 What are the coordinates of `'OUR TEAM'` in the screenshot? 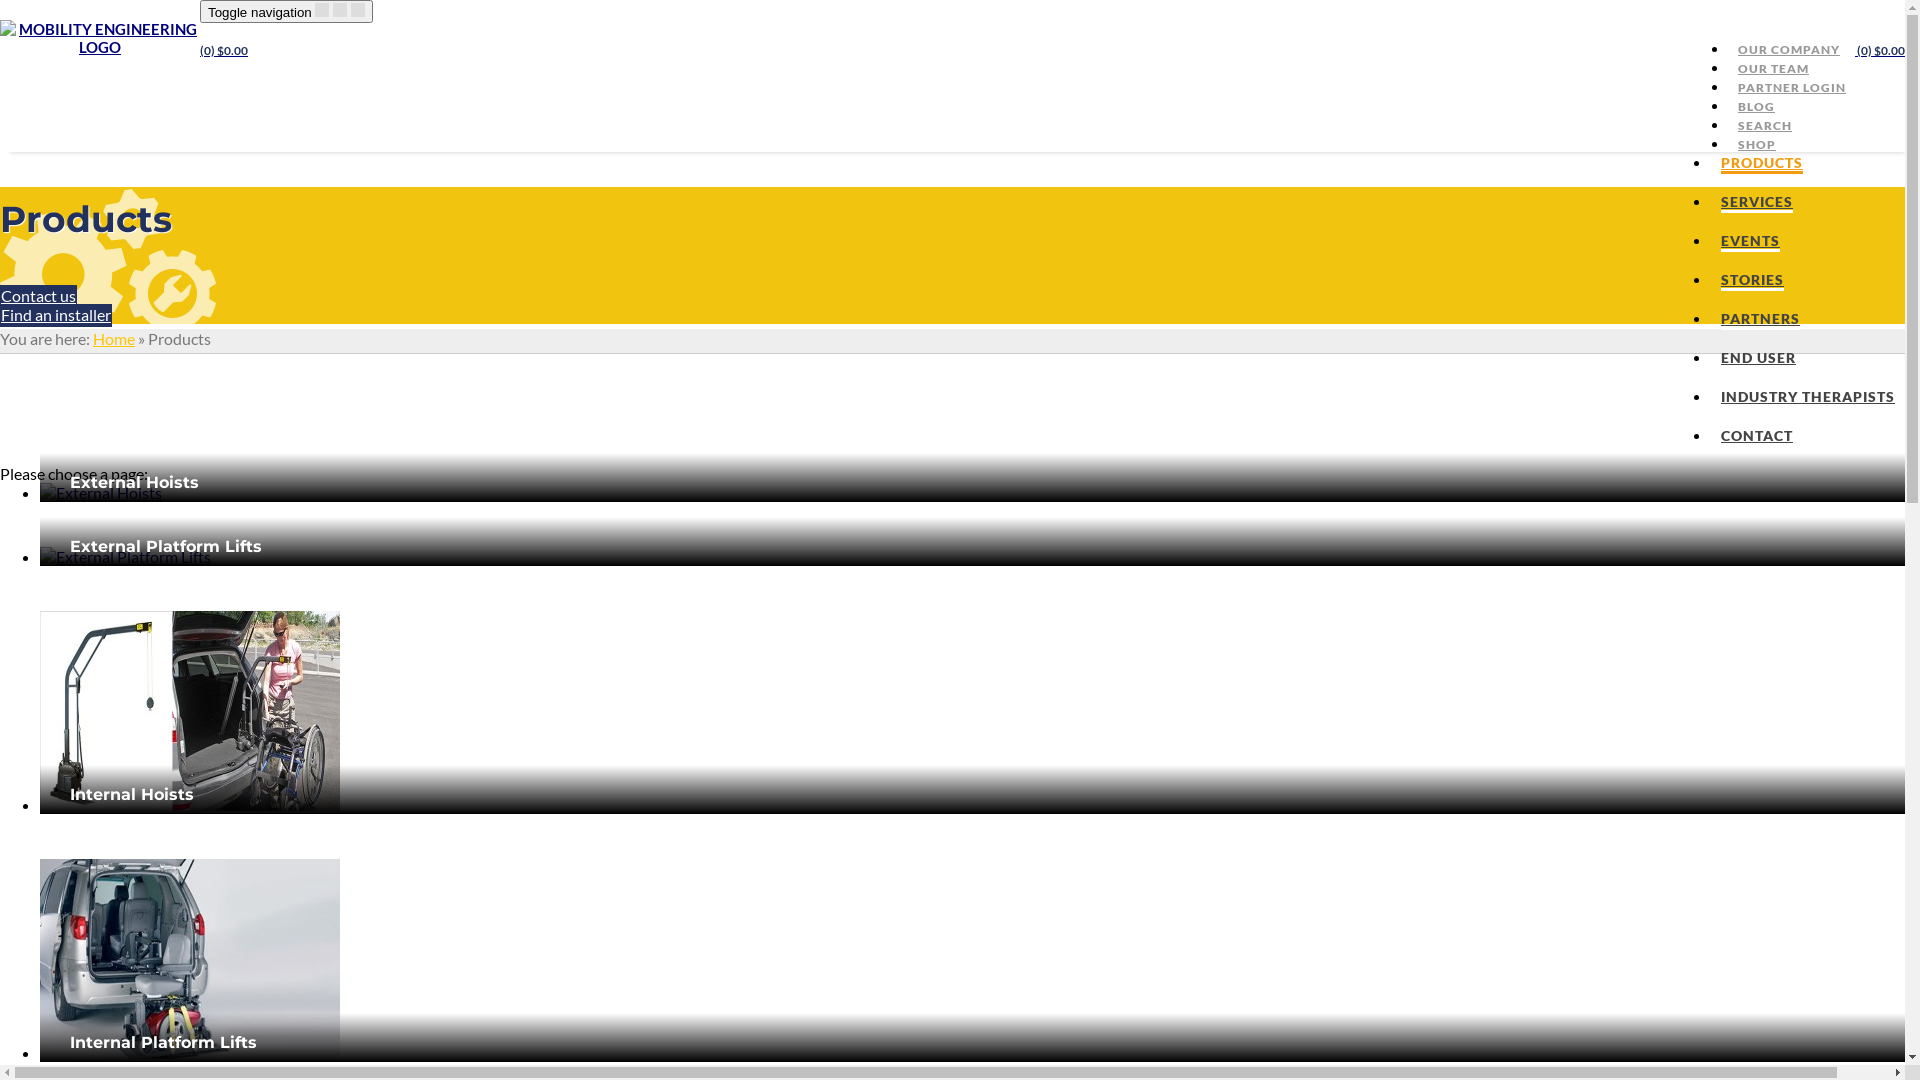 It's located at (1773, 67).